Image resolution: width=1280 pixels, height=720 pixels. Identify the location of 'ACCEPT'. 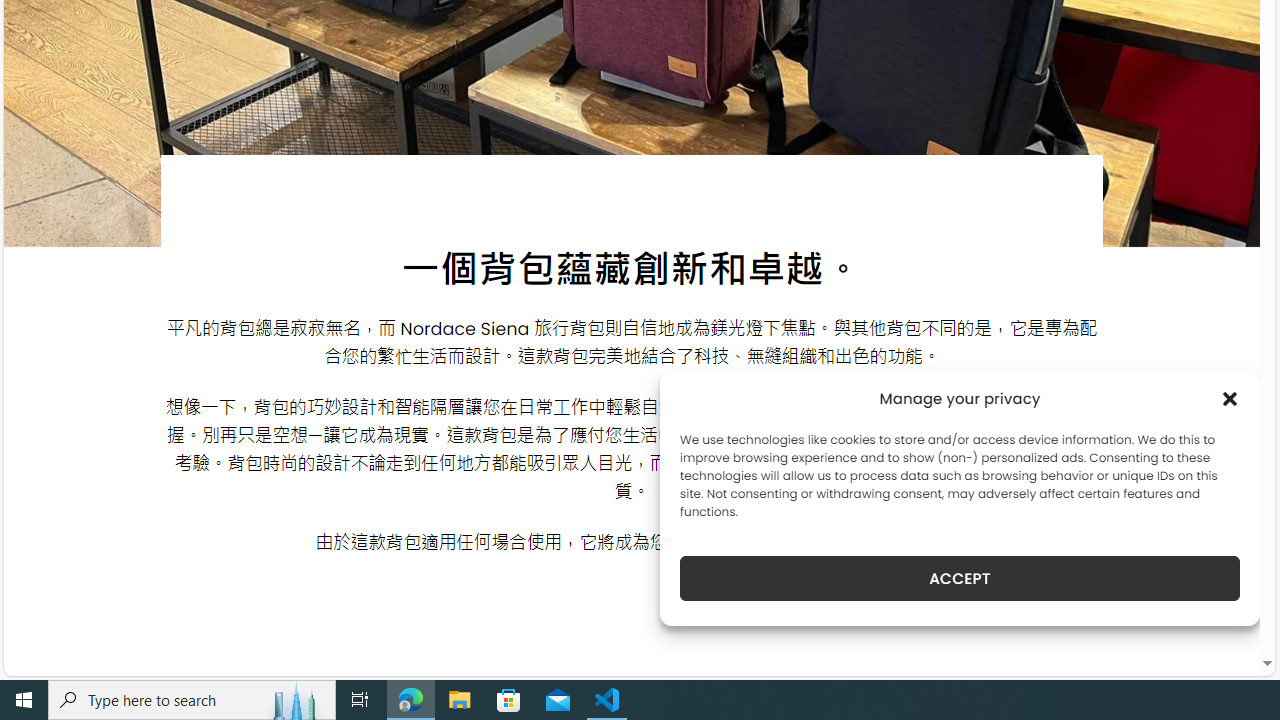
(960, 578).